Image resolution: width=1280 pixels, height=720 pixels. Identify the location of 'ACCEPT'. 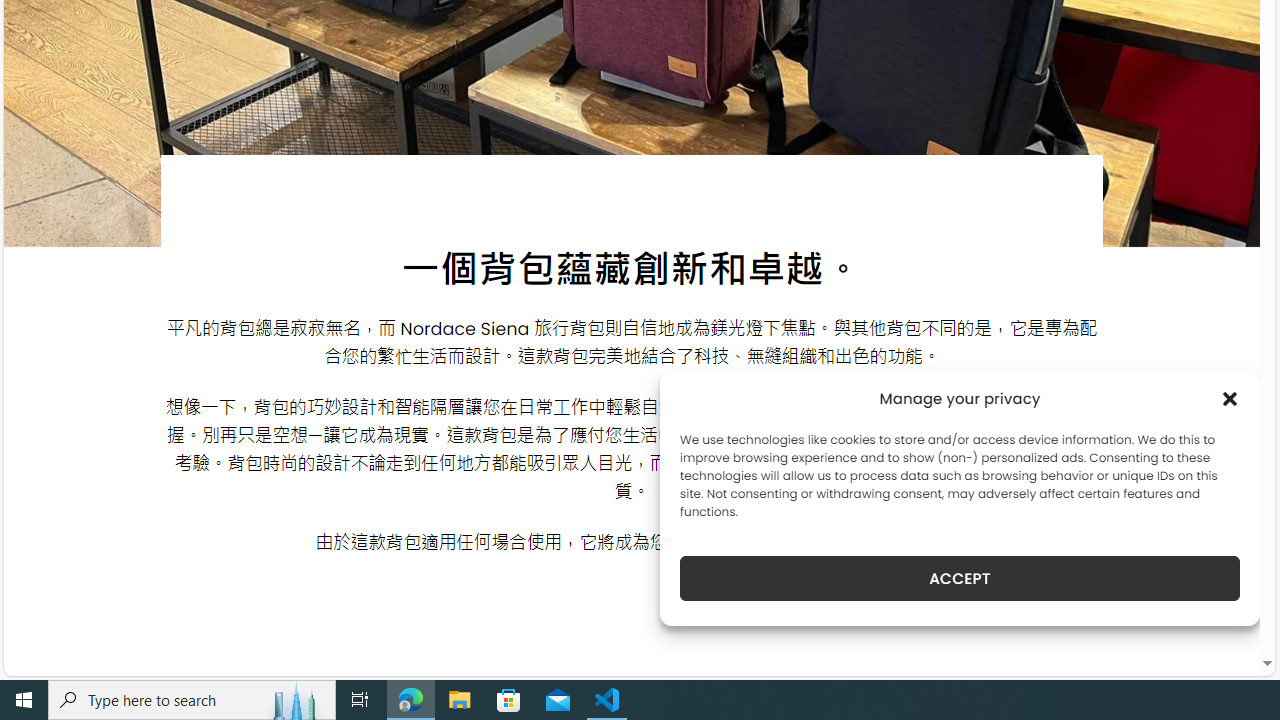
(960, 578).